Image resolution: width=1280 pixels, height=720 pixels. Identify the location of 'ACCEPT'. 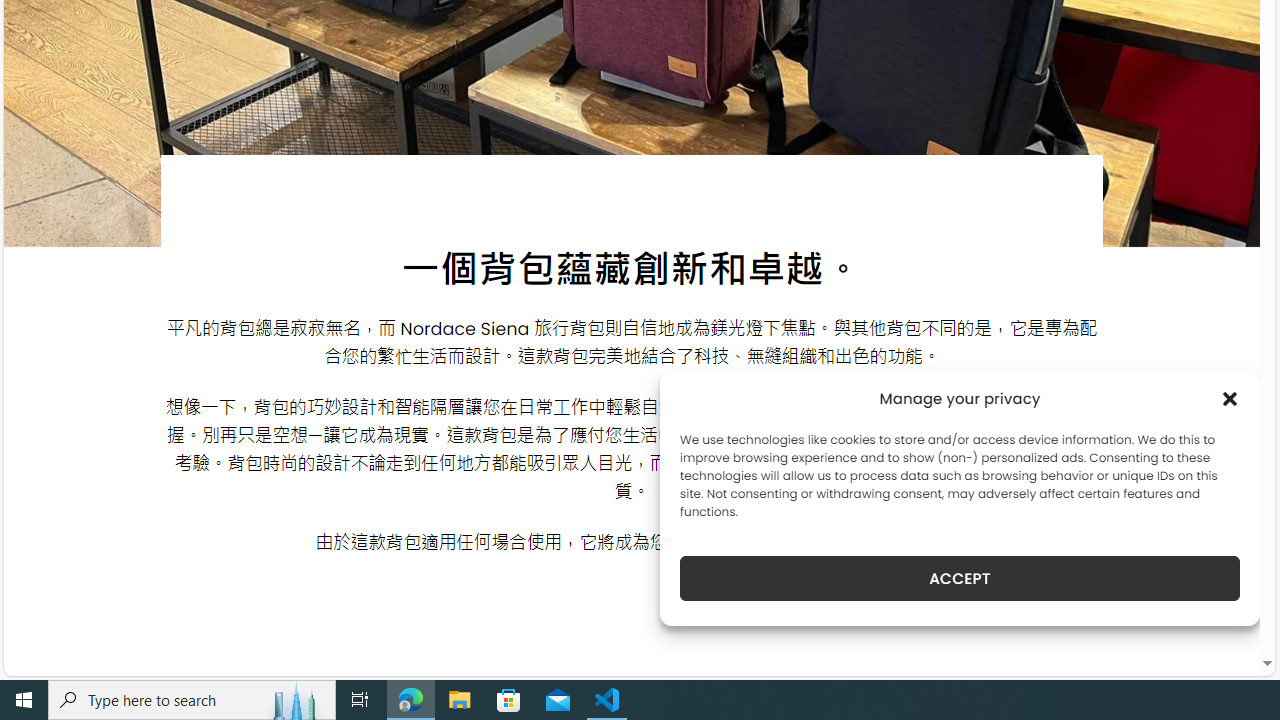
(960, 578).